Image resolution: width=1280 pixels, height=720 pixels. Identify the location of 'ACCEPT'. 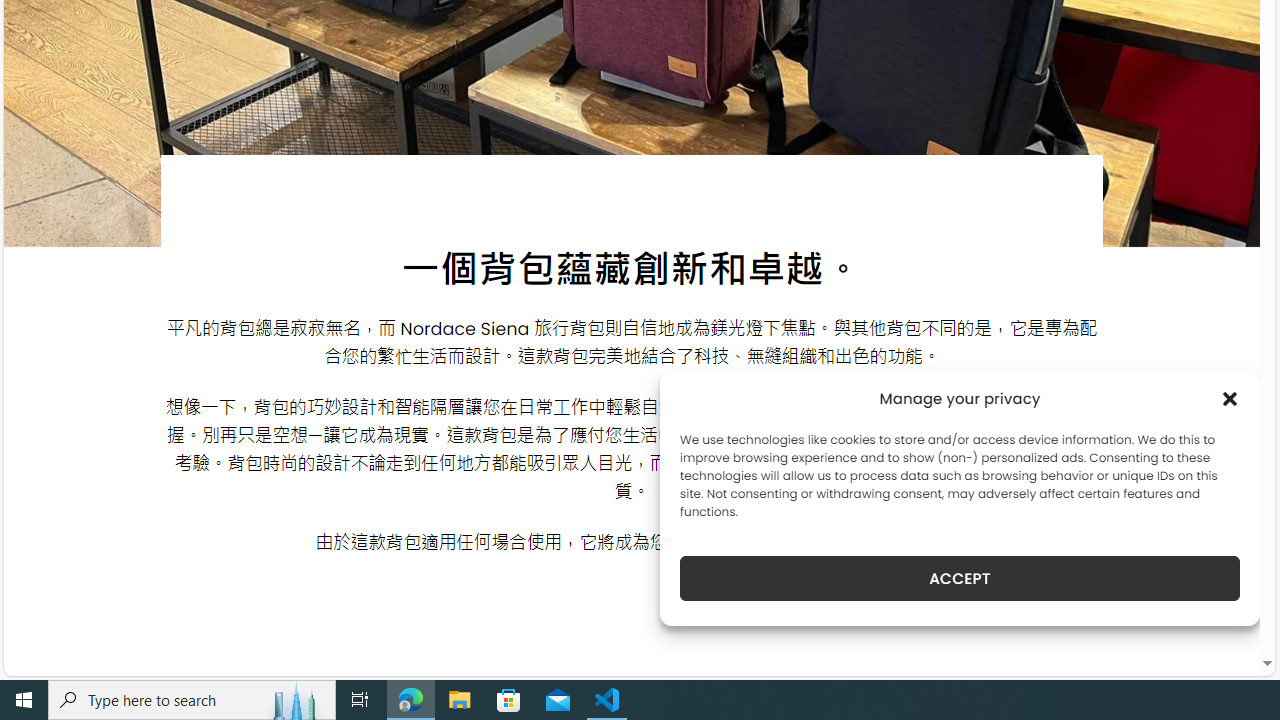
(960, 578).